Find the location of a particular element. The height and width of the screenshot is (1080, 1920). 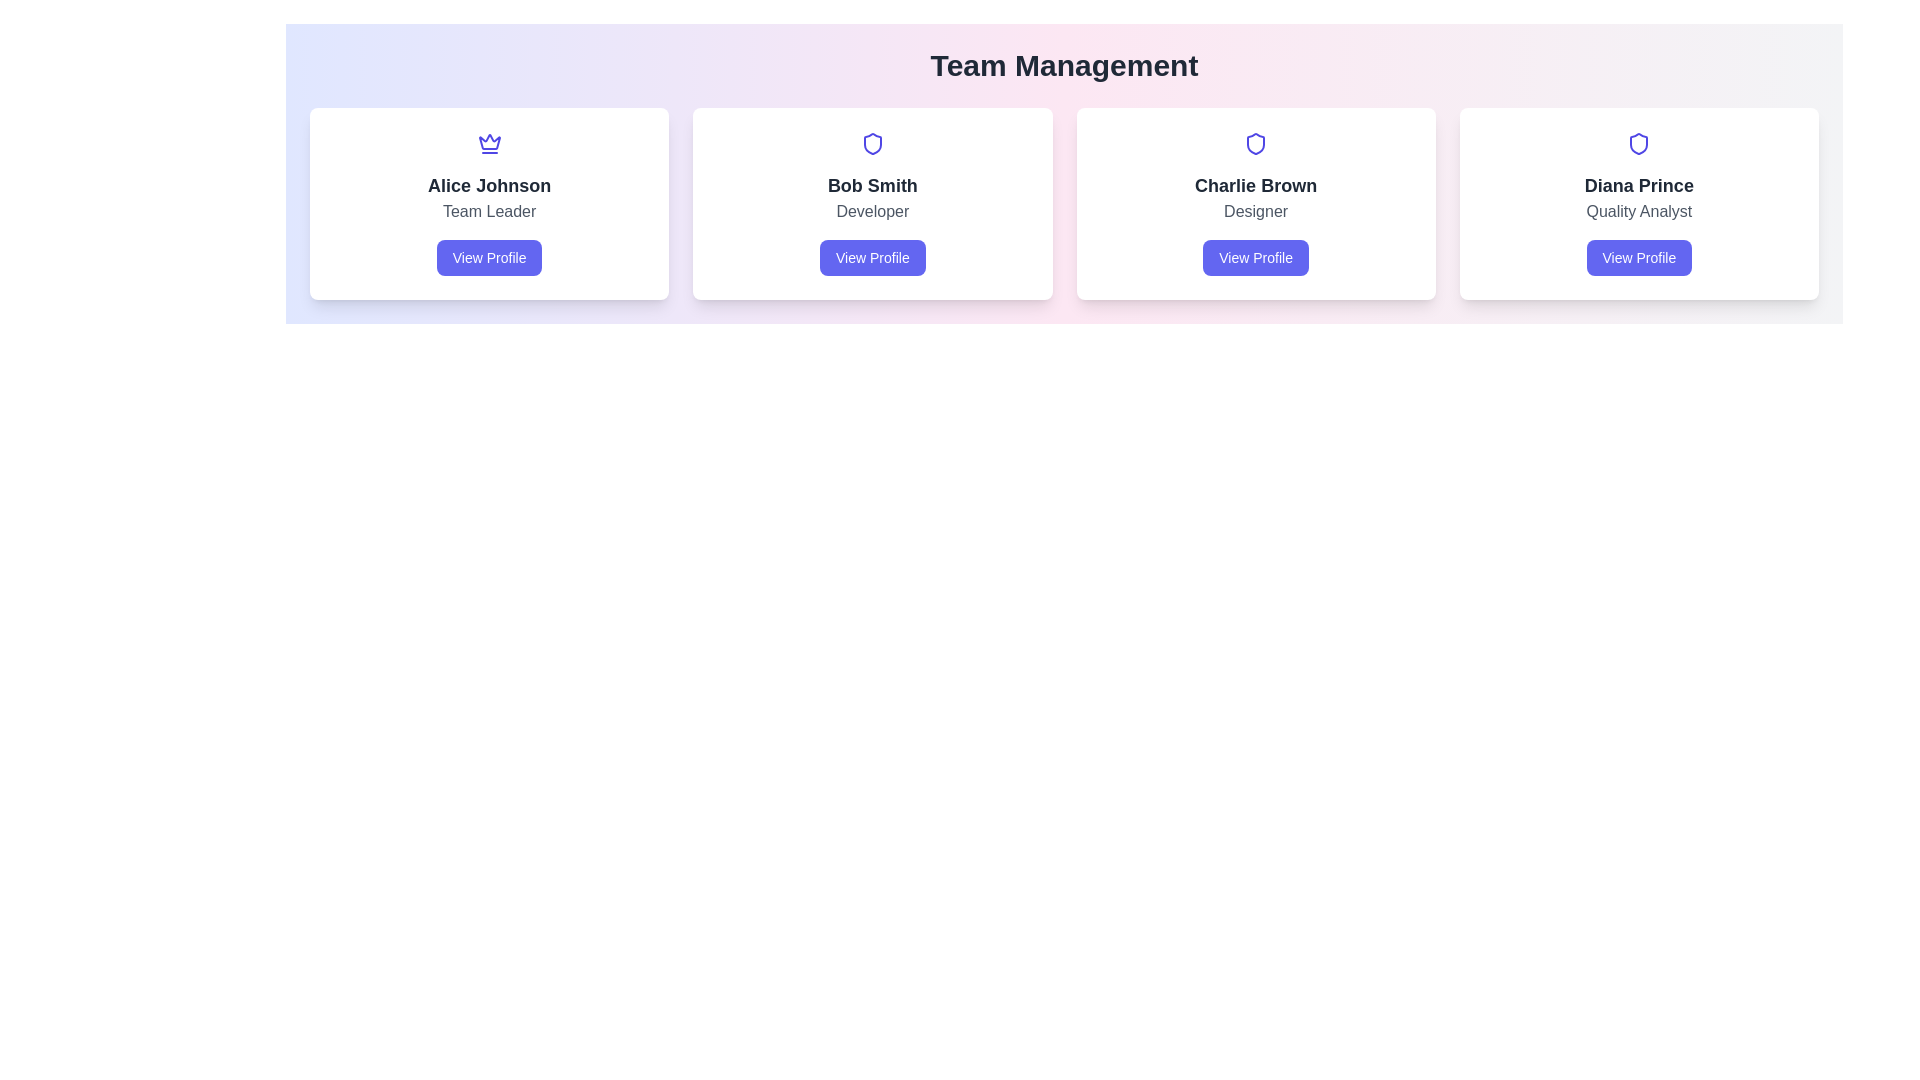

the shield-like icon located centrally near the top edge of the 'Diana Prince' card, which is the right-most card in a horizontally arranged set of four cards is located at coordinates (1639, 142).